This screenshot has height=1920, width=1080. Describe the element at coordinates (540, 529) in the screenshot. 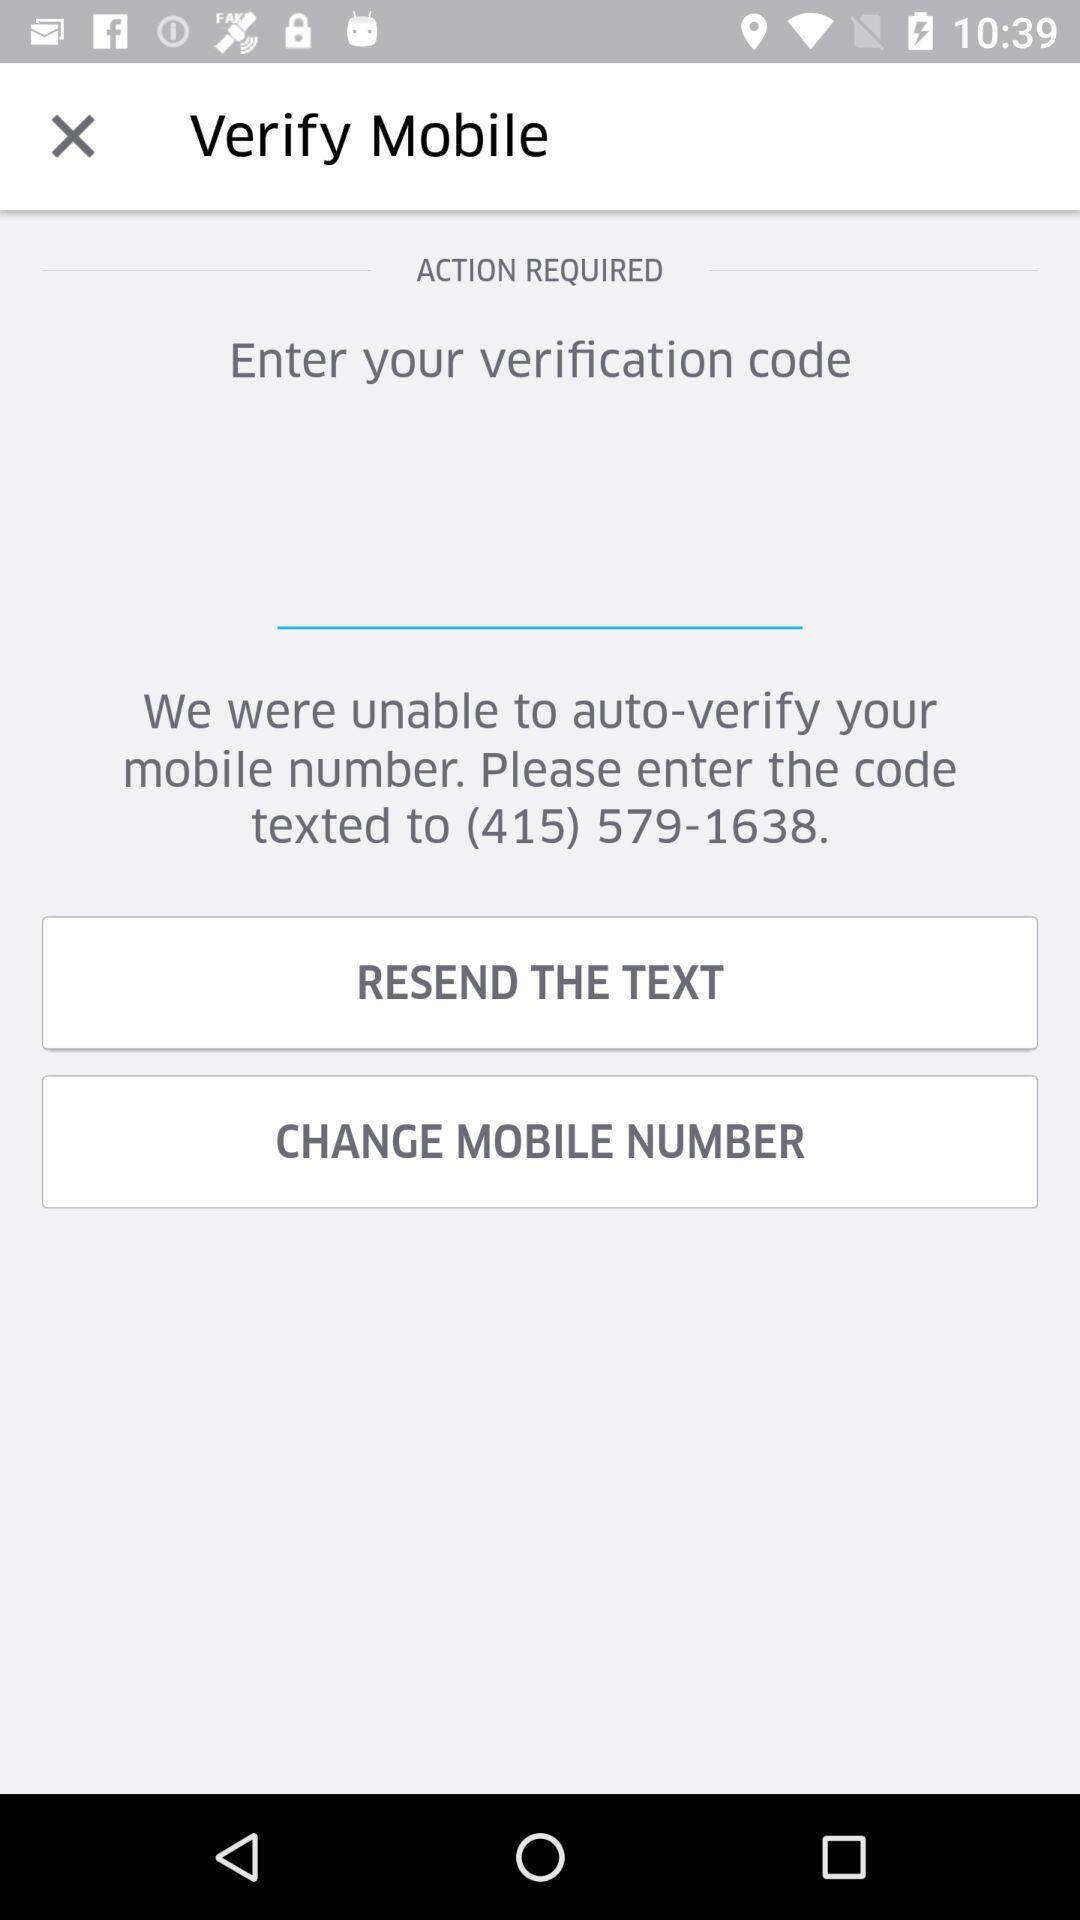

I see `icon above the we were unable item` at that location.